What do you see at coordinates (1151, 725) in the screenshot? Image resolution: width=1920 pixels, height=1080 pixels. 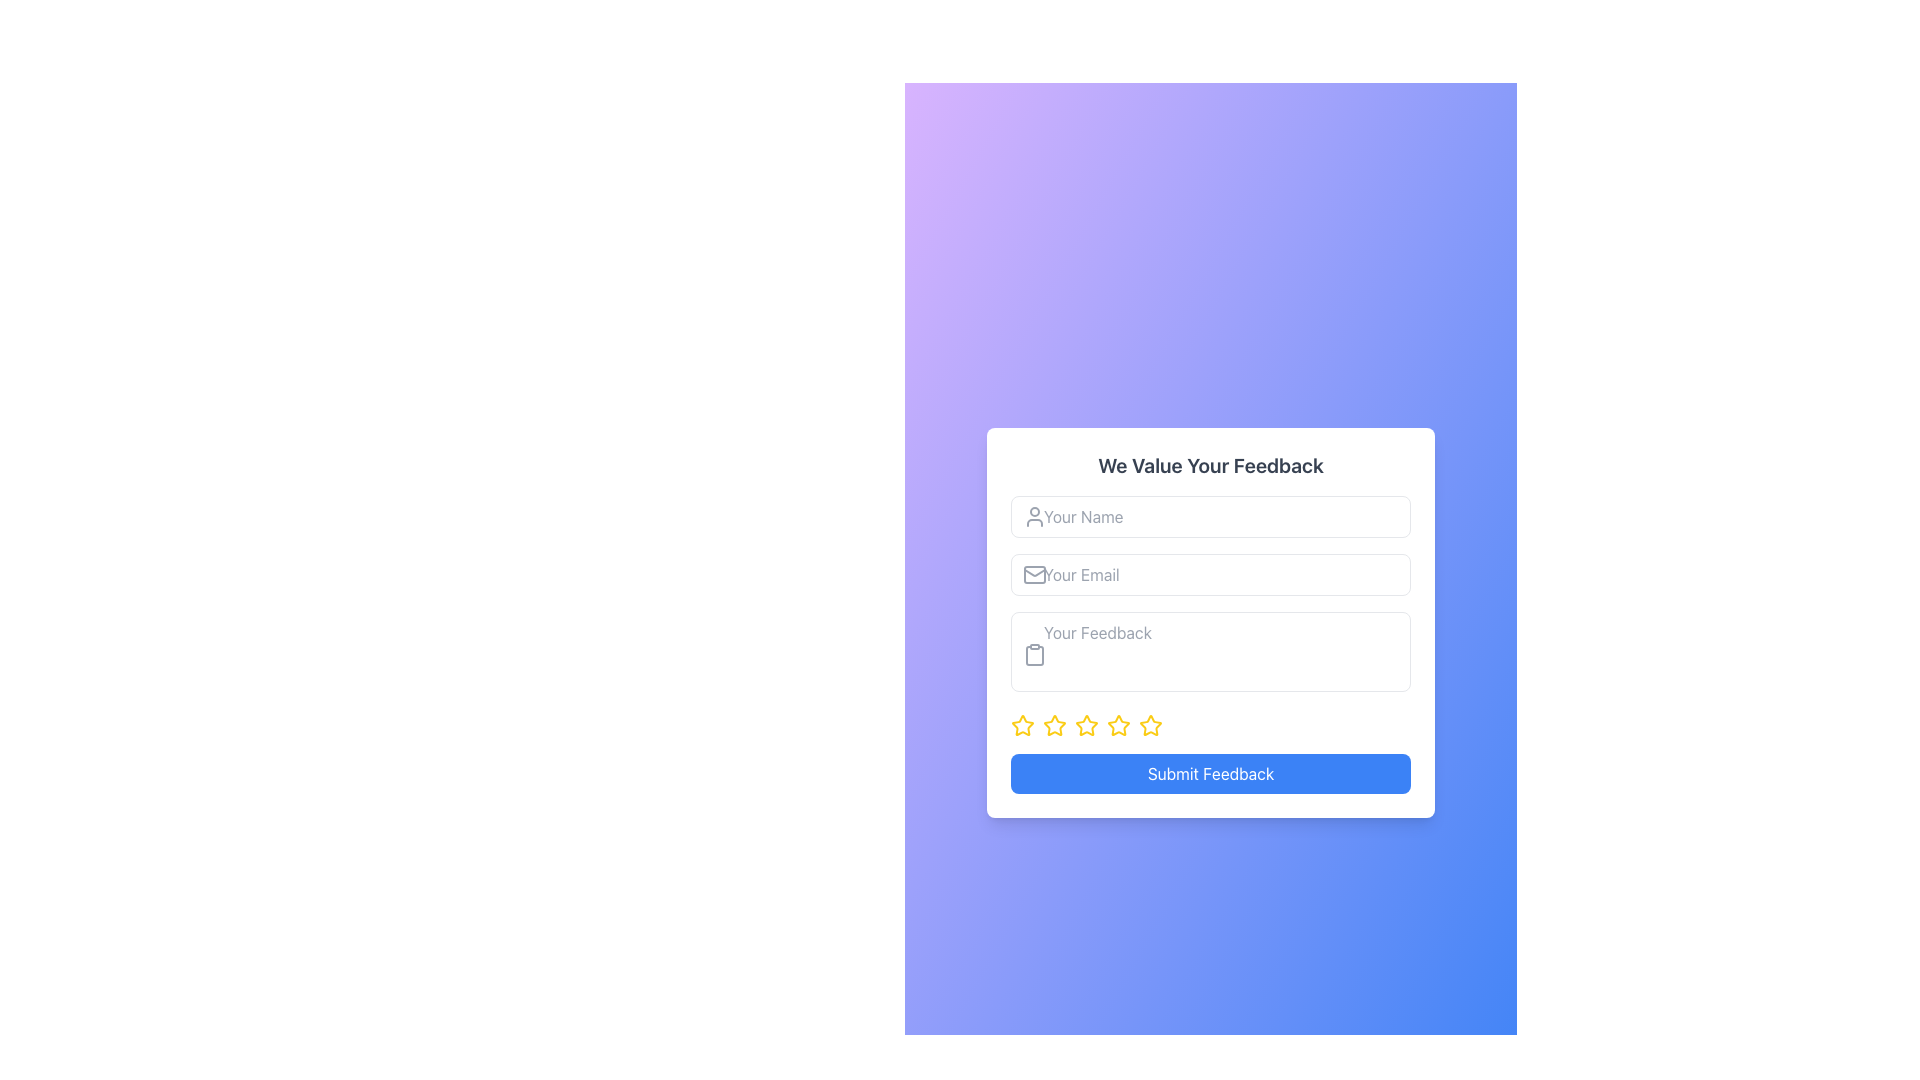 I see `the seventh star icon to set a rating in the feedback mechanism` at bounding box center [1151, 725].